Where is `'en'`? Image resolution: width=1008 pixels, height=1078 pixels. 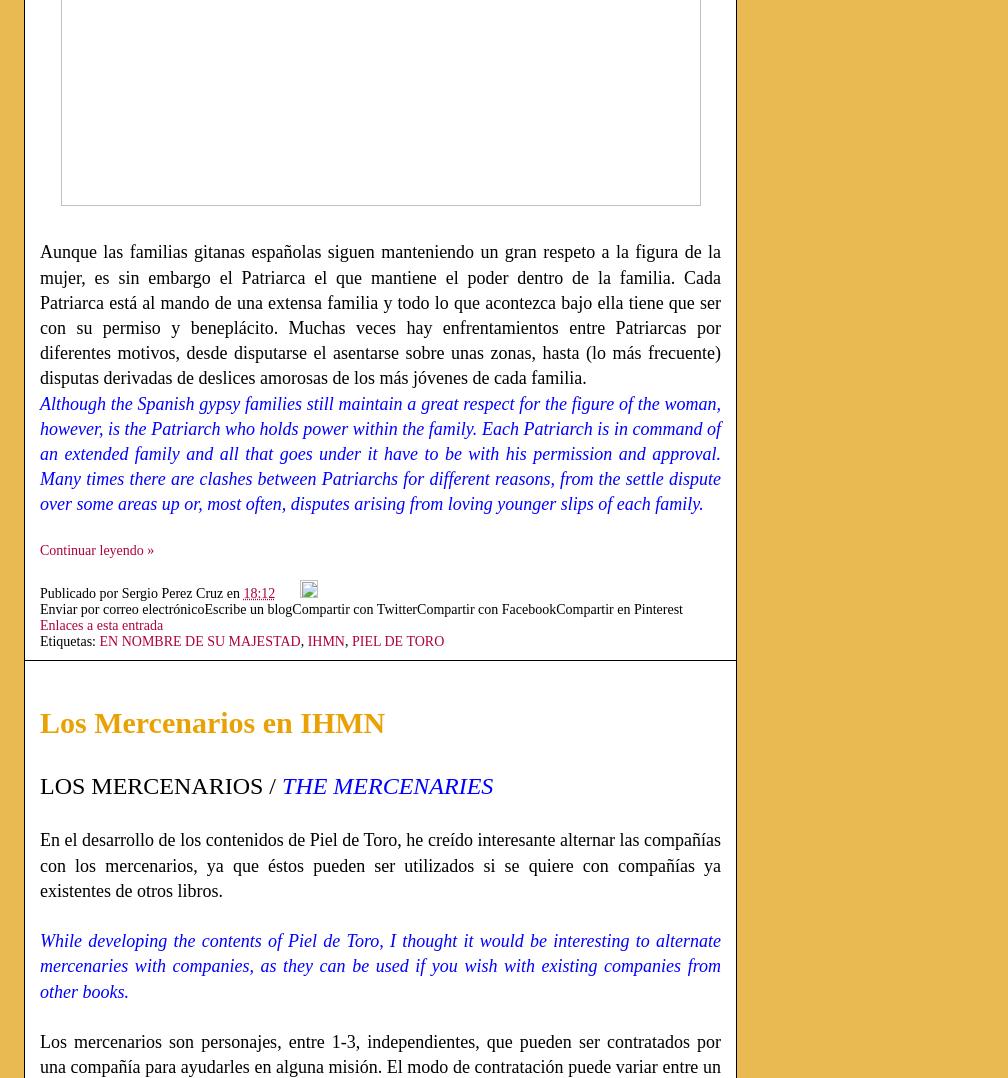
'en' is located at coordinates (225, 592).